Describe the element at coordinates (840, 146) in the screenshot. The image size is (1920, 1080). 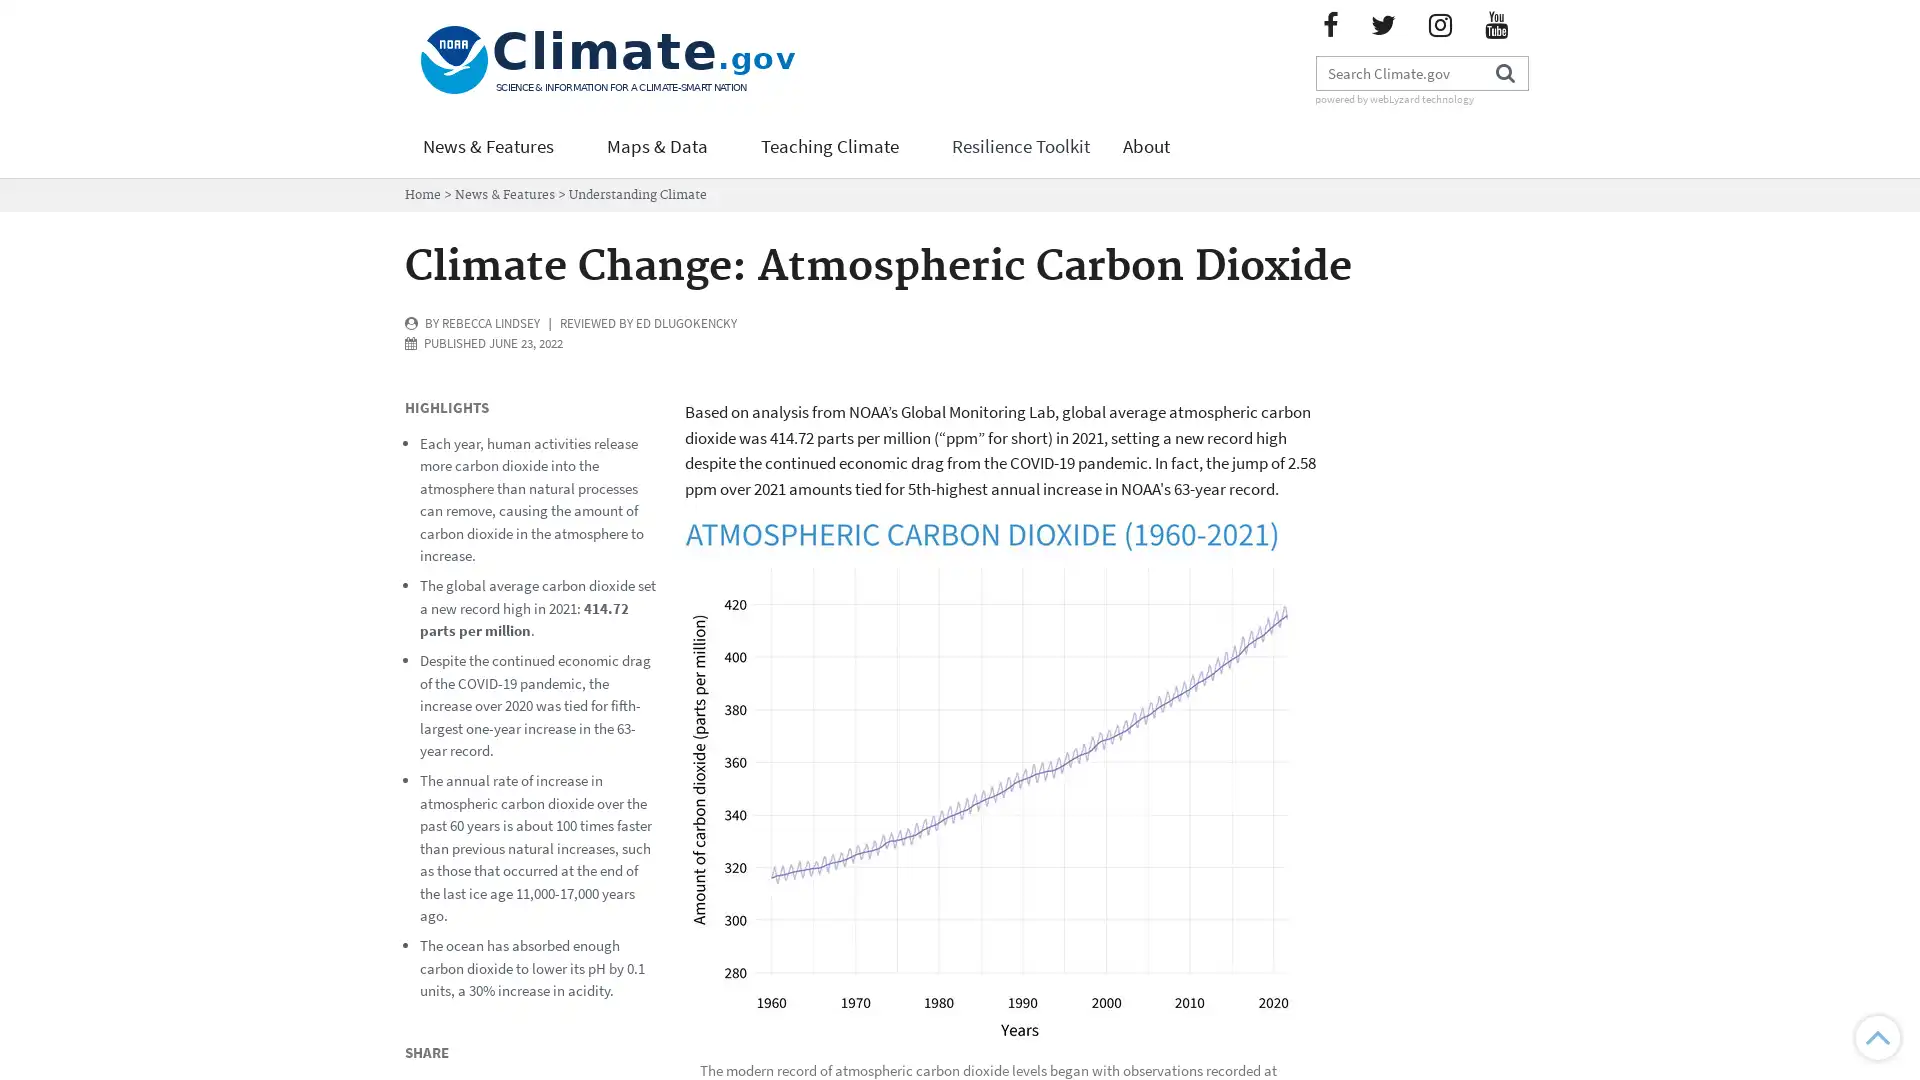
I see `Teaching Climate` at that location.